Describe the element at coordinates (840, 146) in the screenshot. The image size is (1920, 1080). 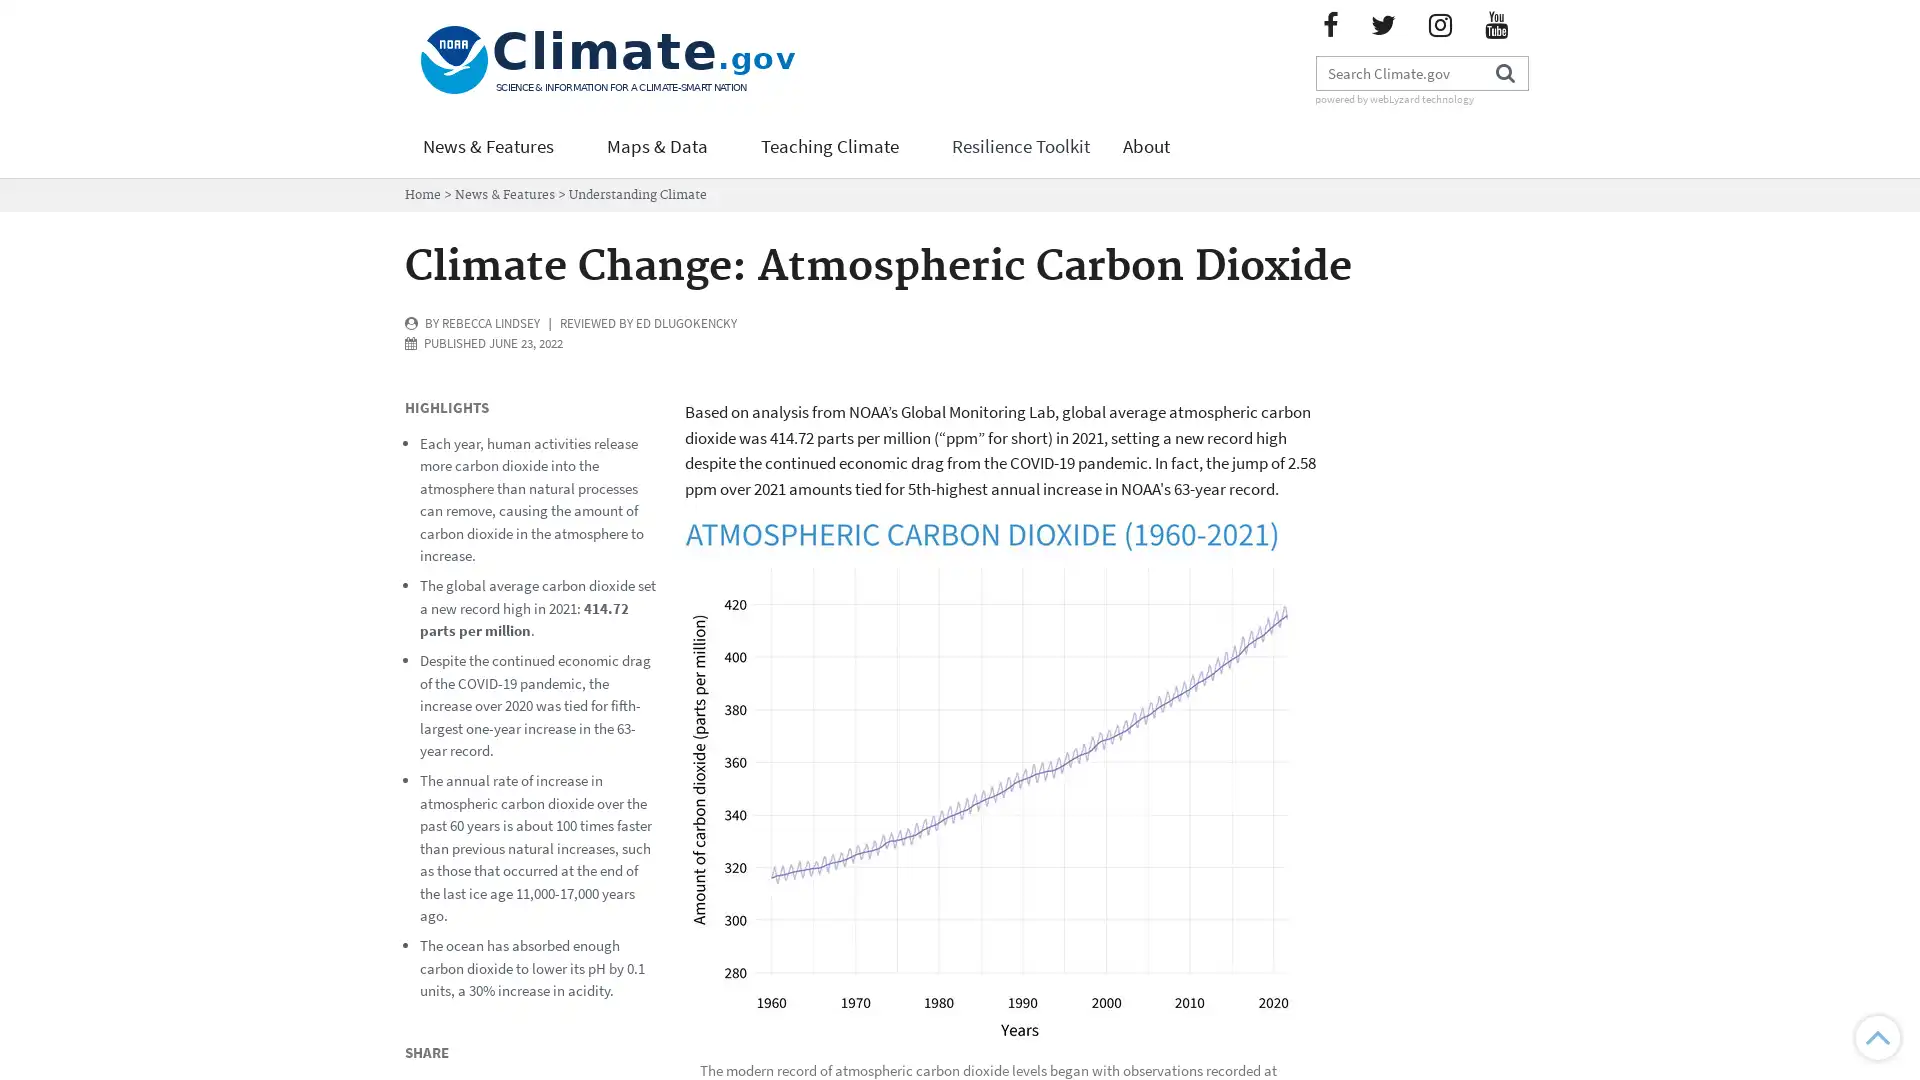
I see `Teaching Climate` at that location.